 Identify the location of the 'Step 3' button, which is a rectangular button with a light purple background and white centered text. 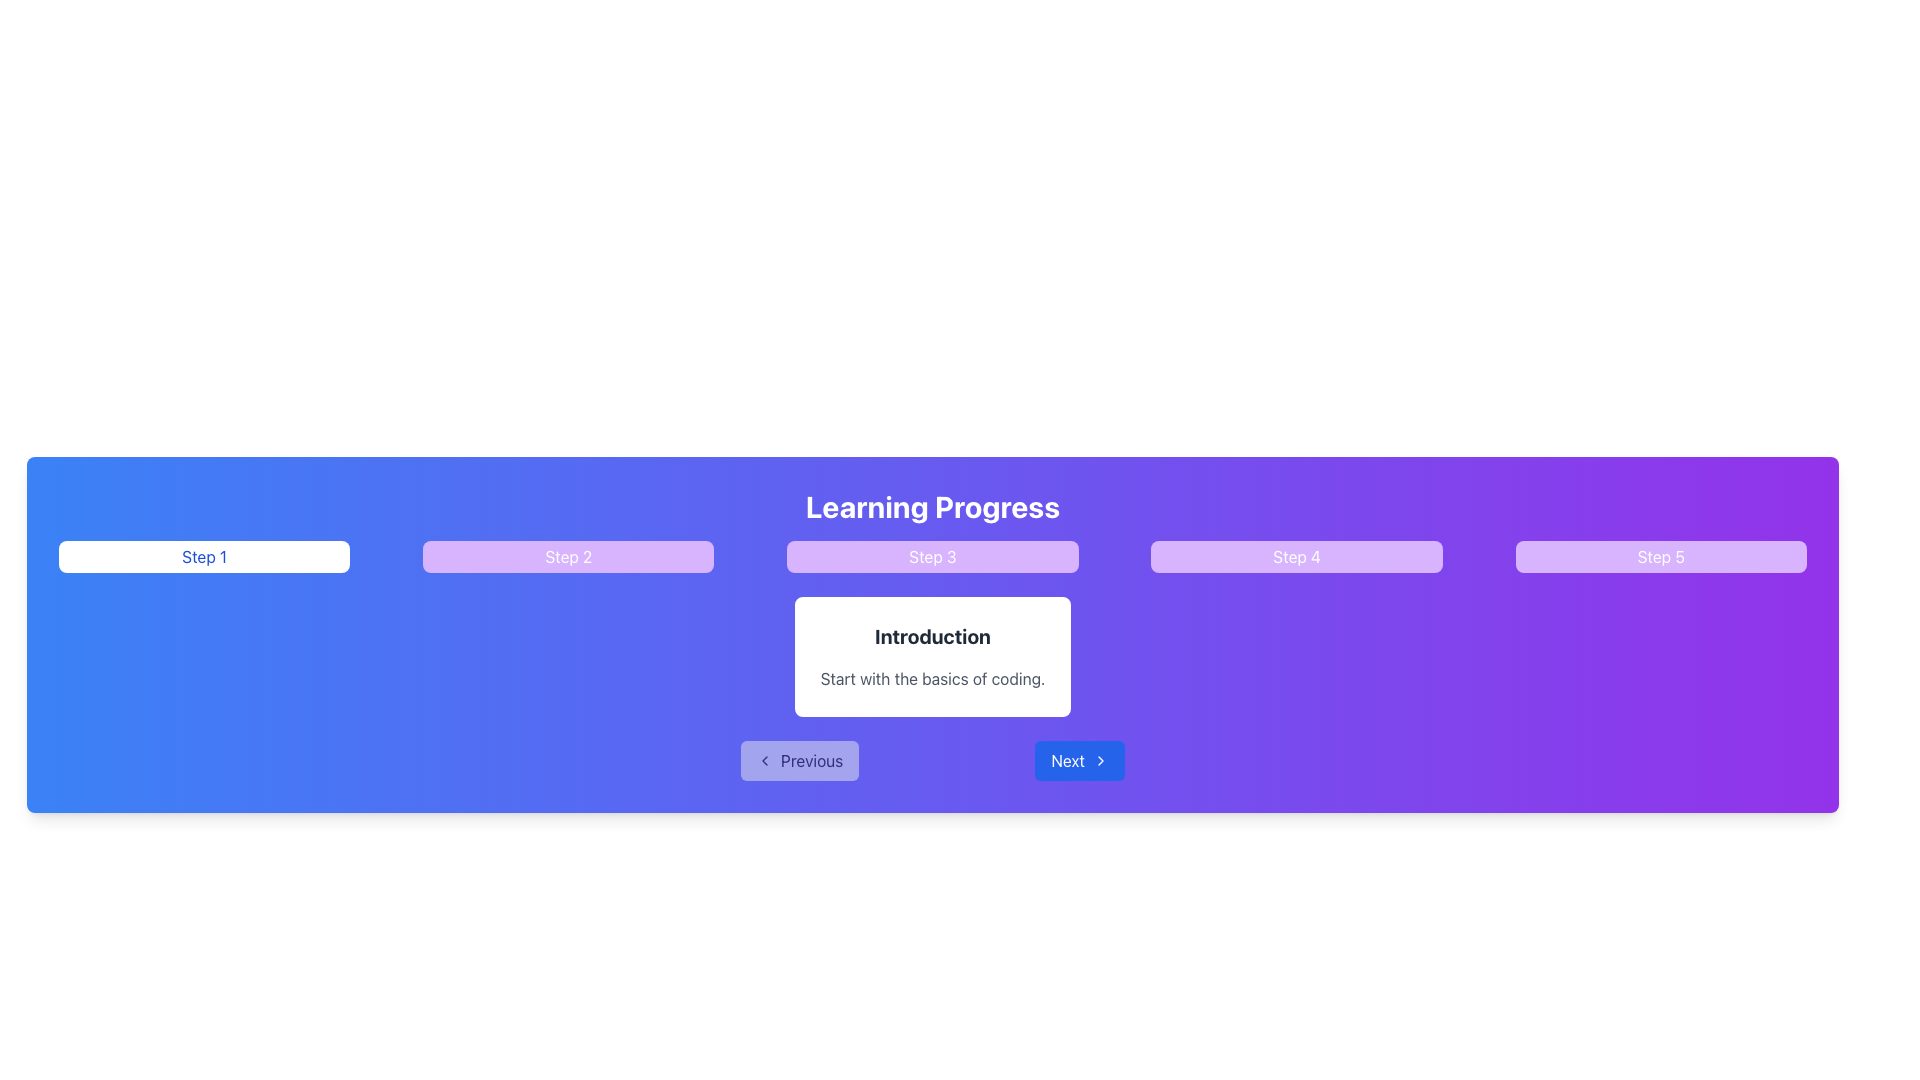
(931, 556).